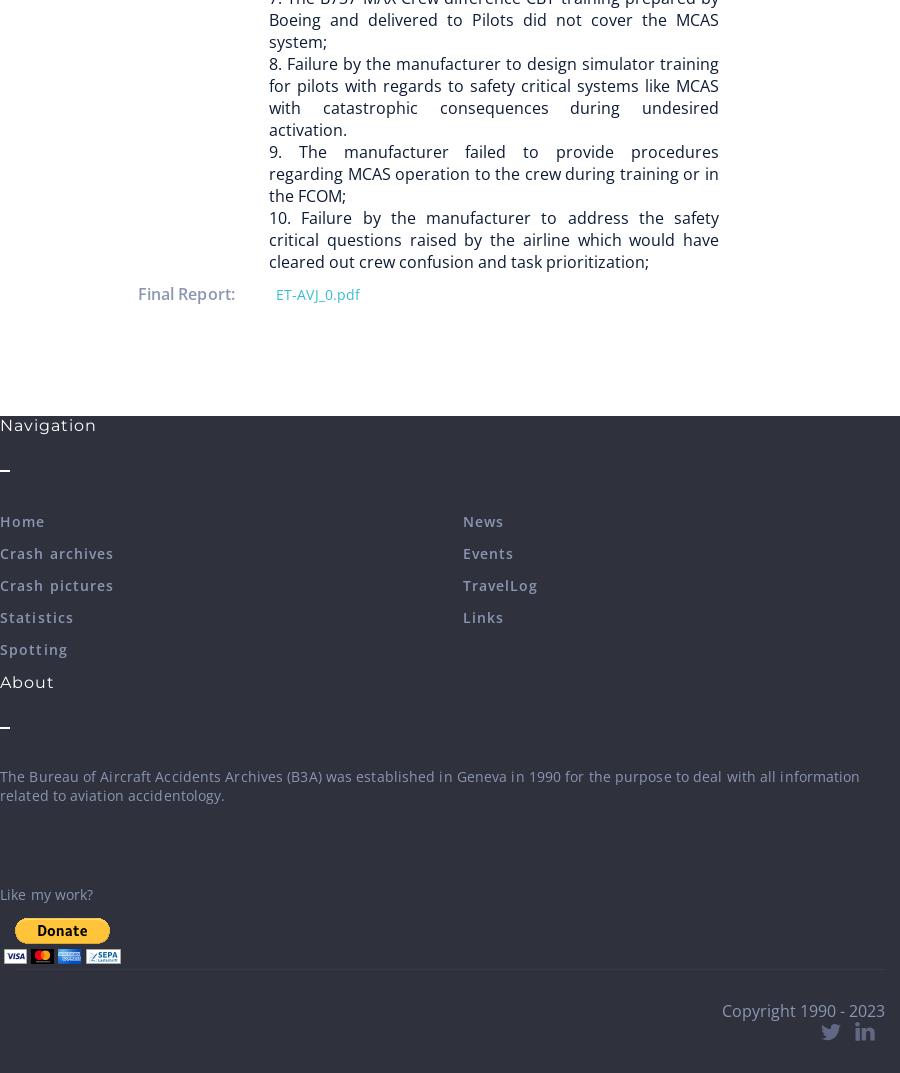 This screenshot has width=900, height=1073. What do you see at coordinates (486, 553) in the screenshot?
I see `'Events'` at bounding box center [486, 553].